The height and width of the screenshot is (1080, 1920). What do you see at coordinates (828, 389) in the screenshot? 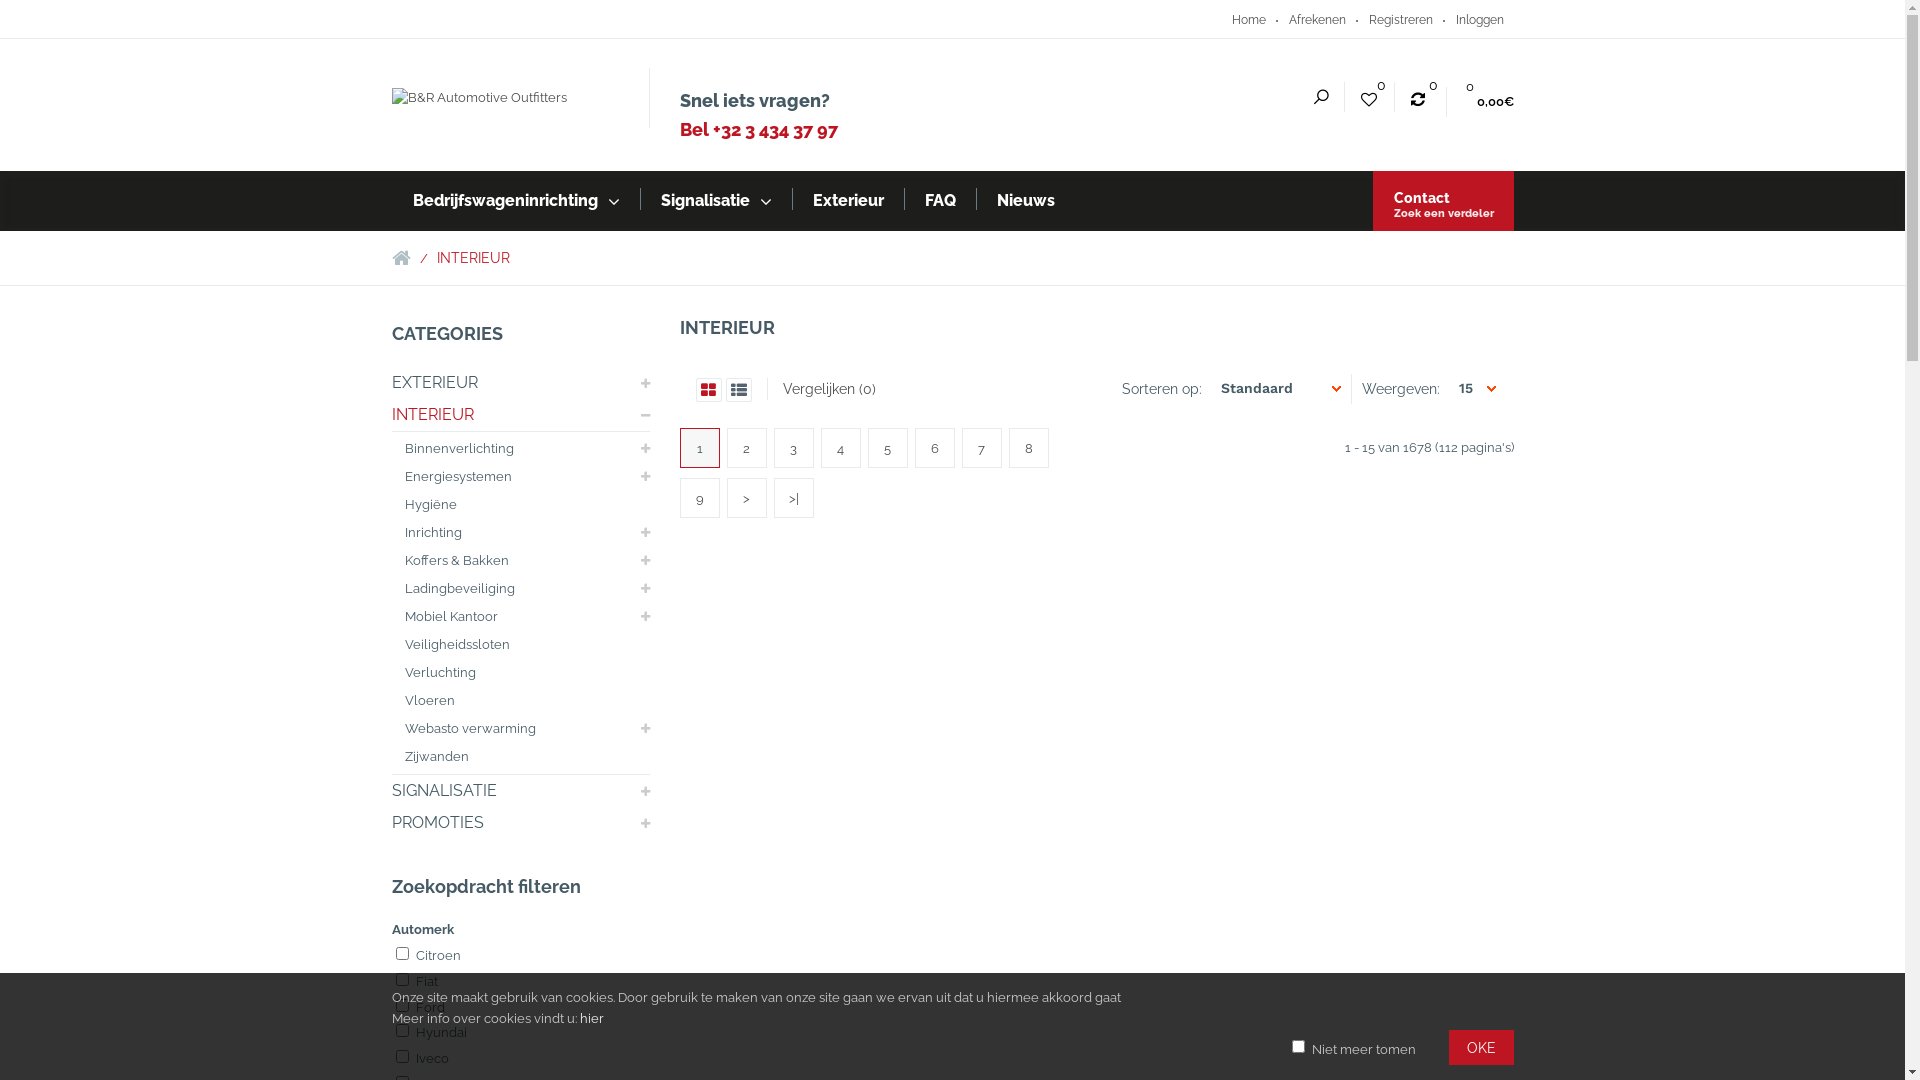
I see `'Vergelijken (0)'` at bounding box center [828, 389].